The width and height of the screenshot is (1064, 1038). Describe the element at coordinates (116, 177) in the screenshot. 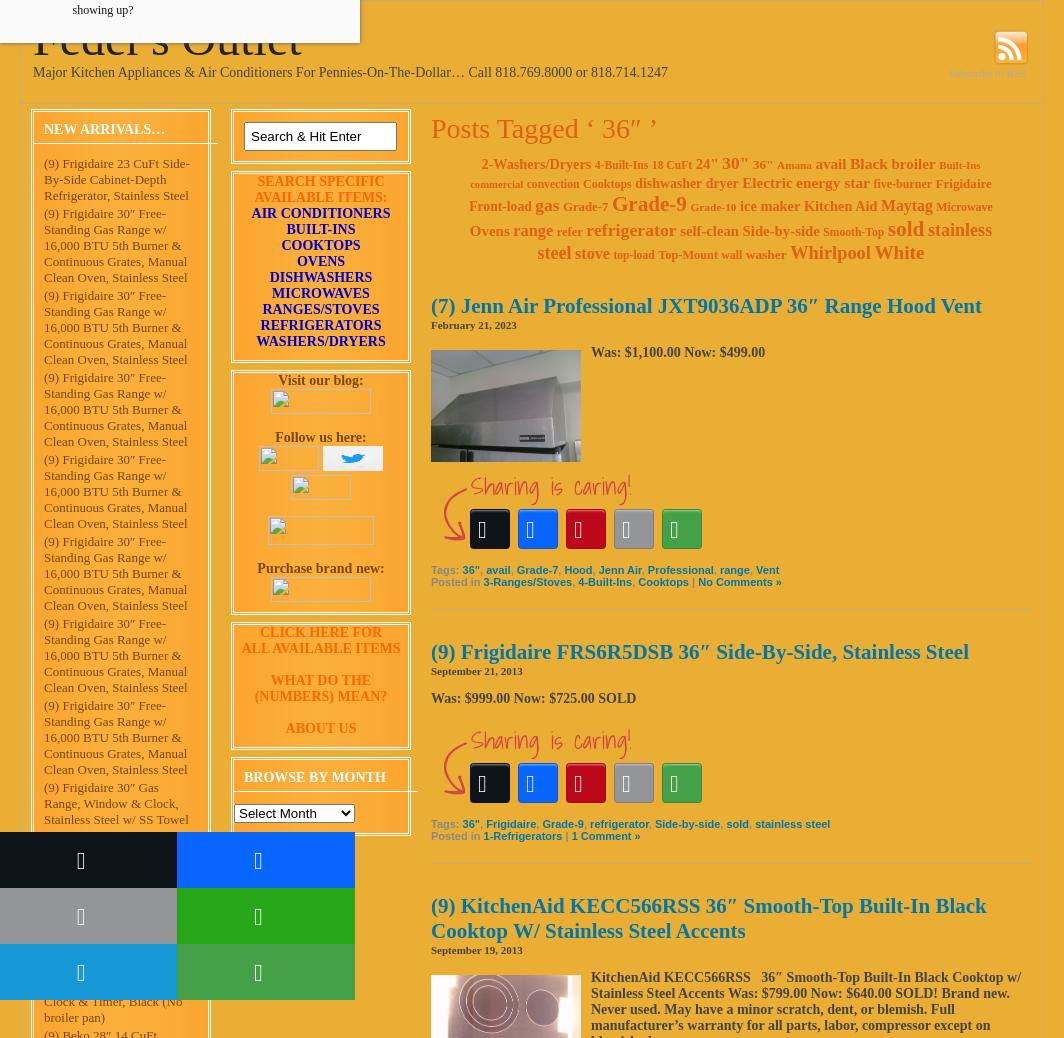

I see `'(9) Frigidaire 23 CuFt Side-By-Side Cabinet-Depth Refrigerator, Stainless Steel'` at that location.